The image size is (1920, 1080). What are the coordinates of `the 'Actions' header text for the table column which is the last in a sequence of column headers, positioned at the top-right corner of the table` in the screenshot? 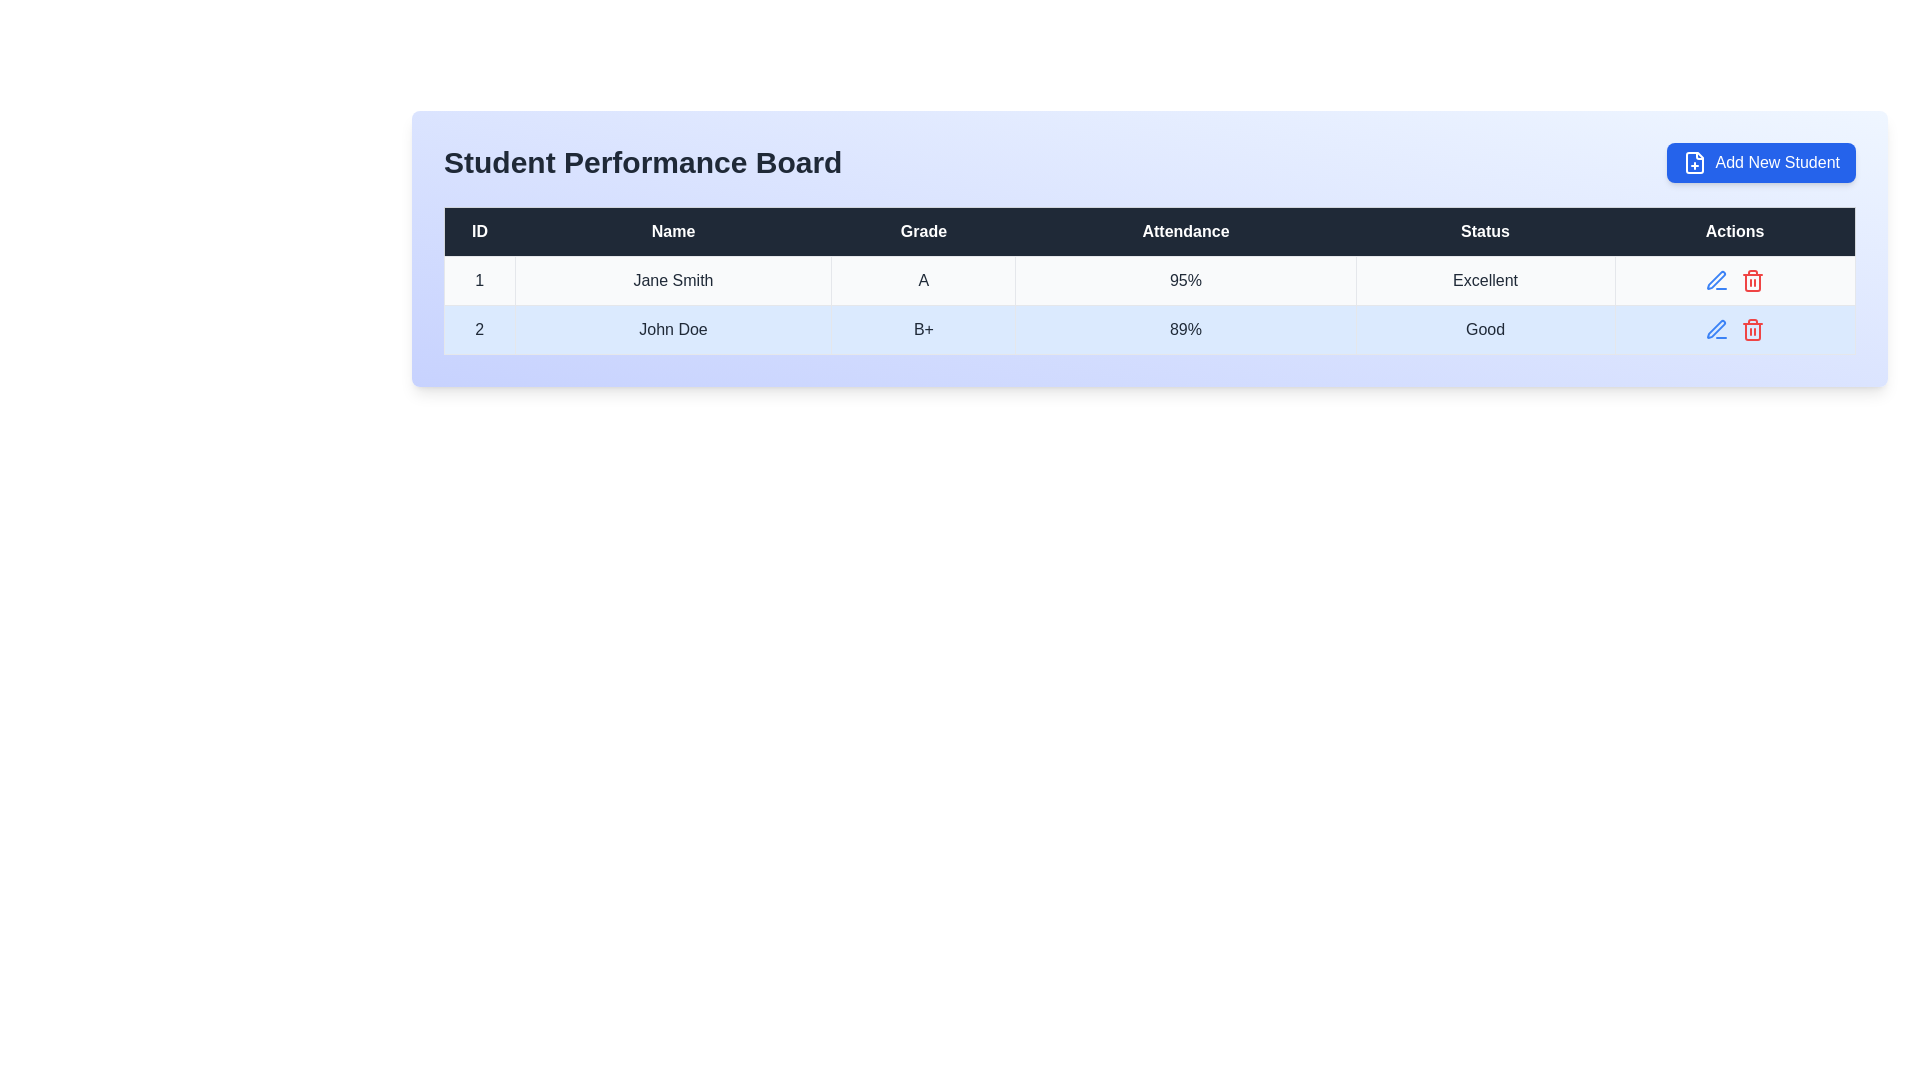 It's located at (1734, 230).